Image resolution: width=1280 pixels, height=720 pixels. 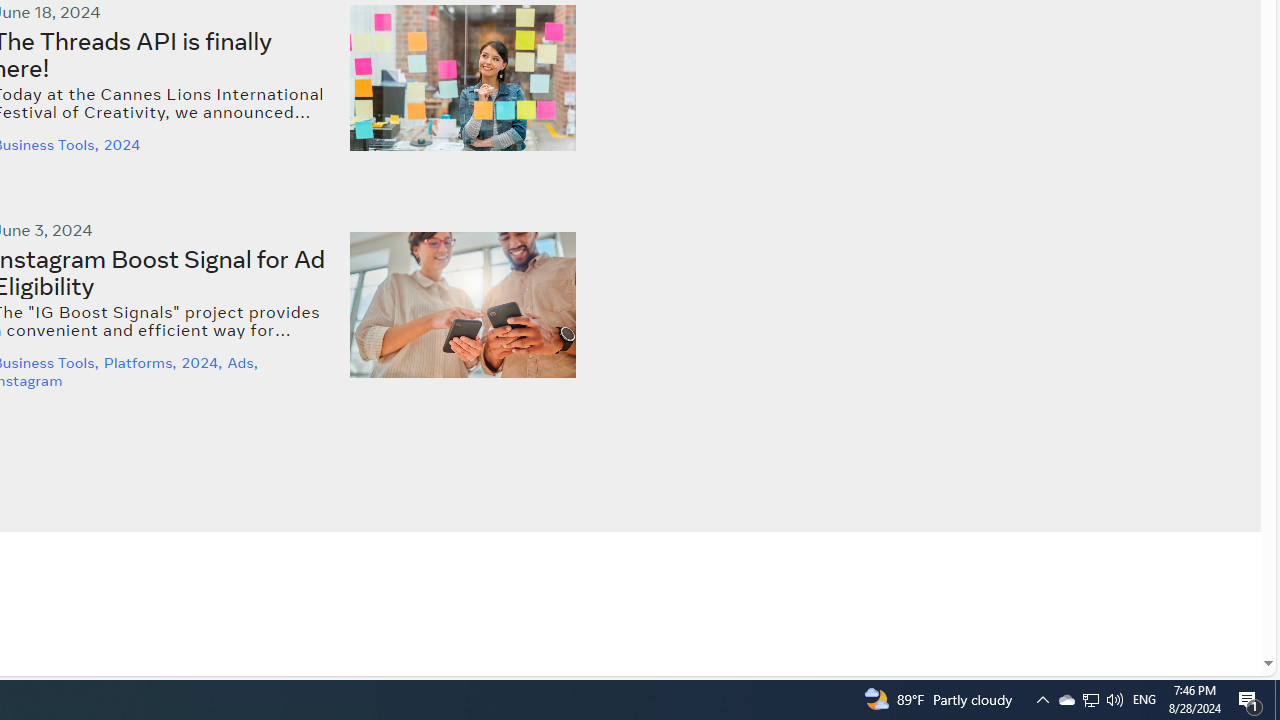 I want to click on '2024,', so click(x=204, y=363).